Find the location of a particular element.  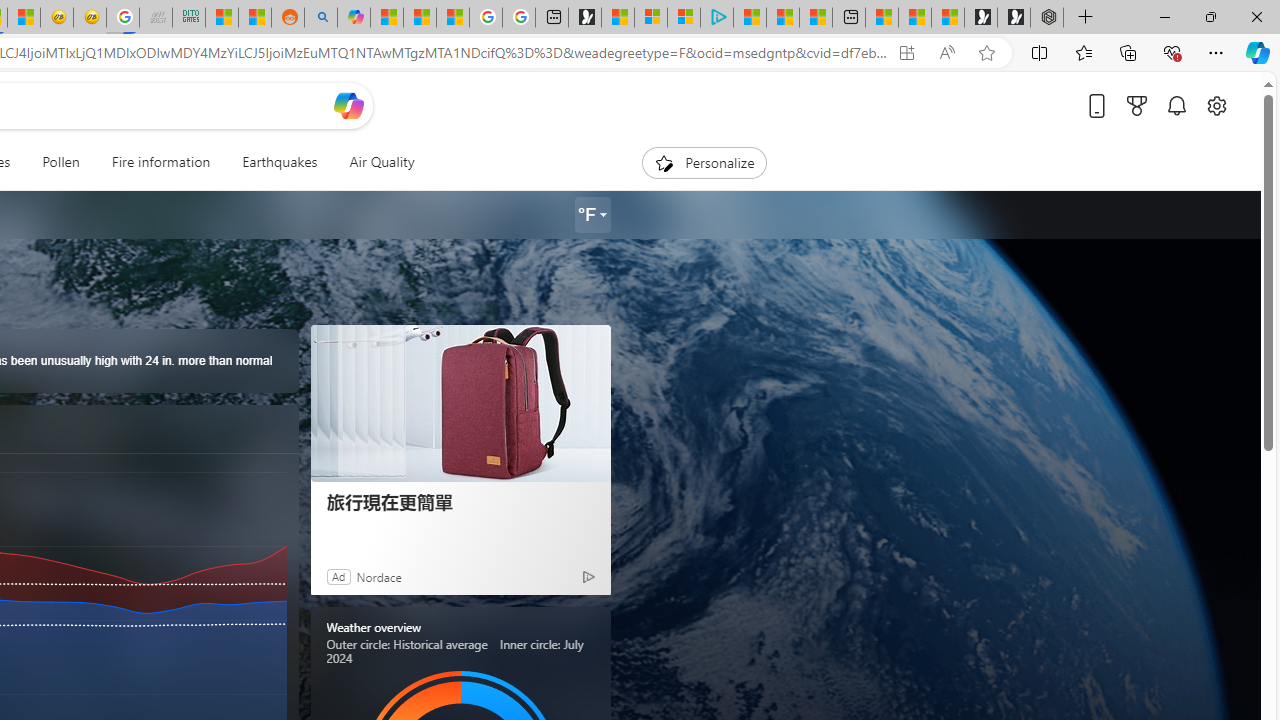

'Microsoft Copilot in Bing' is located at coordinates (353, 17).